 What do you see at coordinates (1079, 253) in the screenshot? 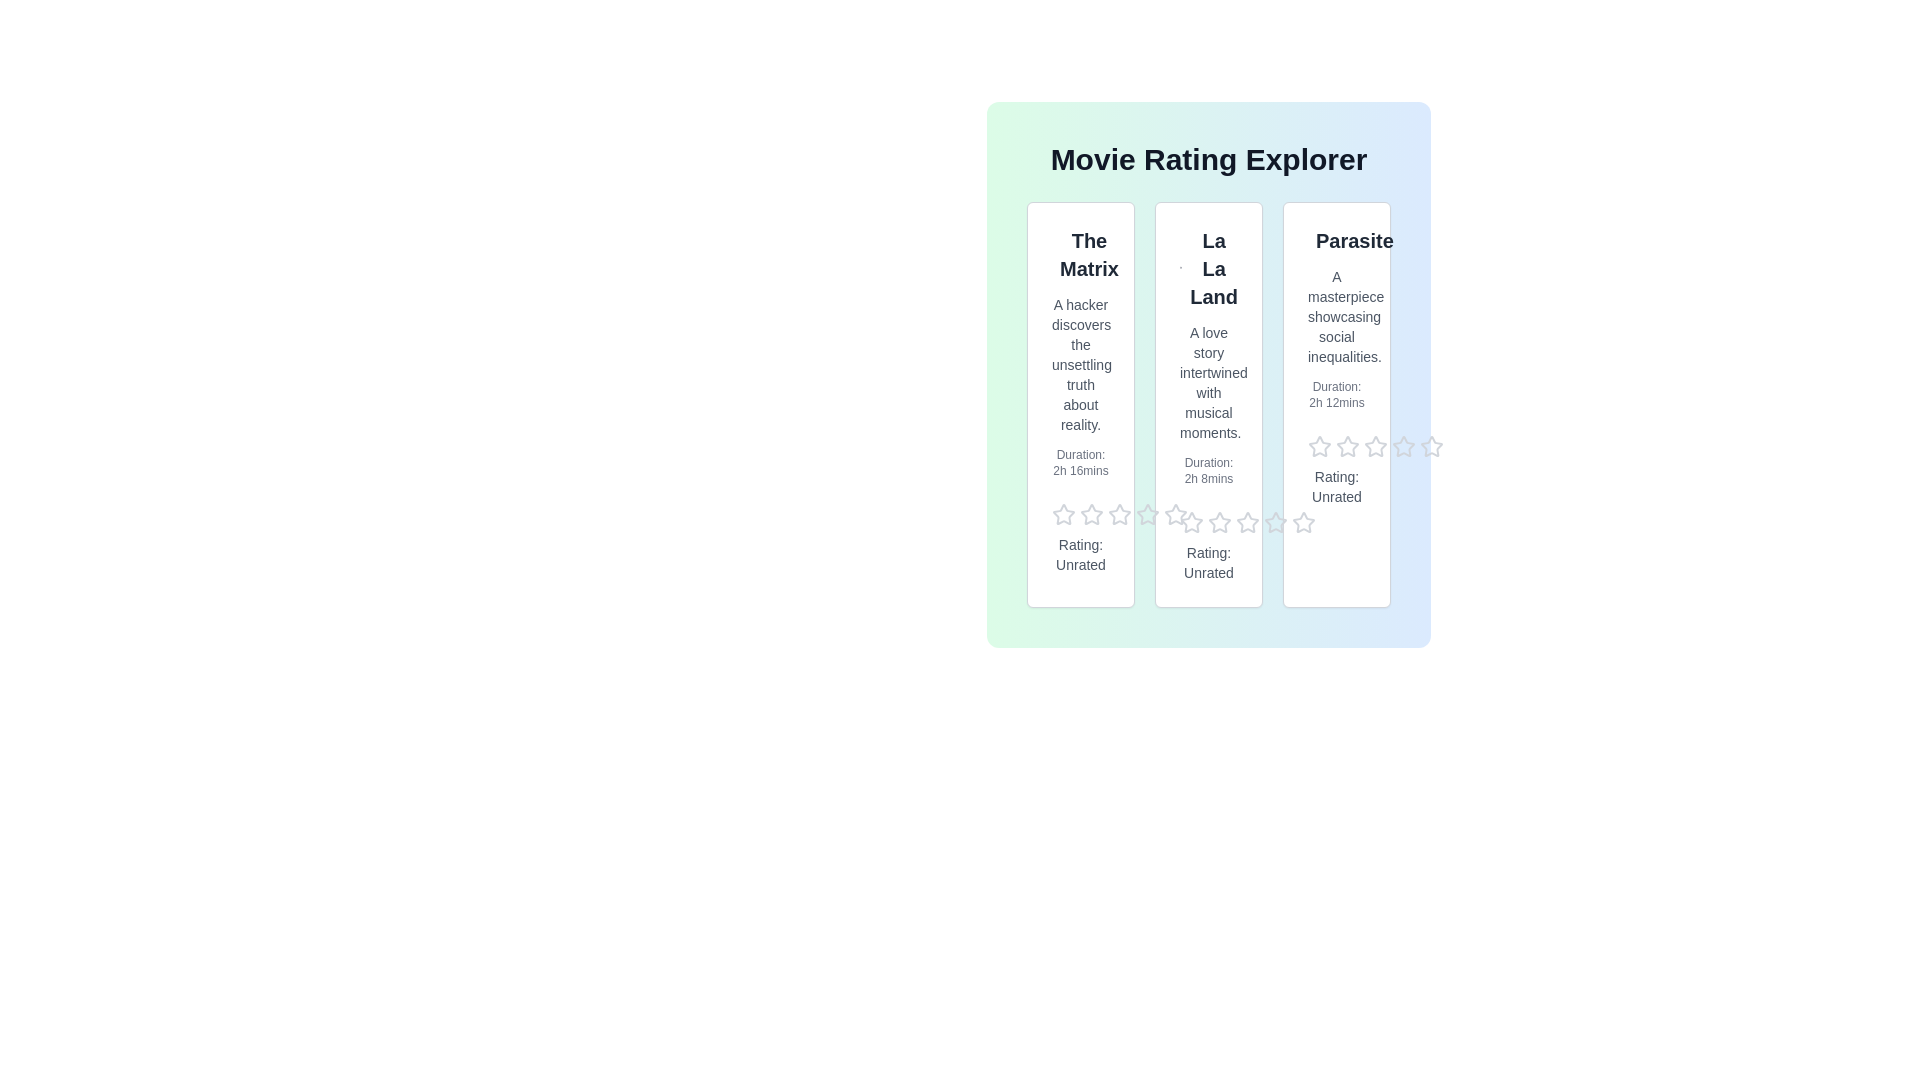
I see `the title of the movie The Matrix` at bounding box center [1079, 253].